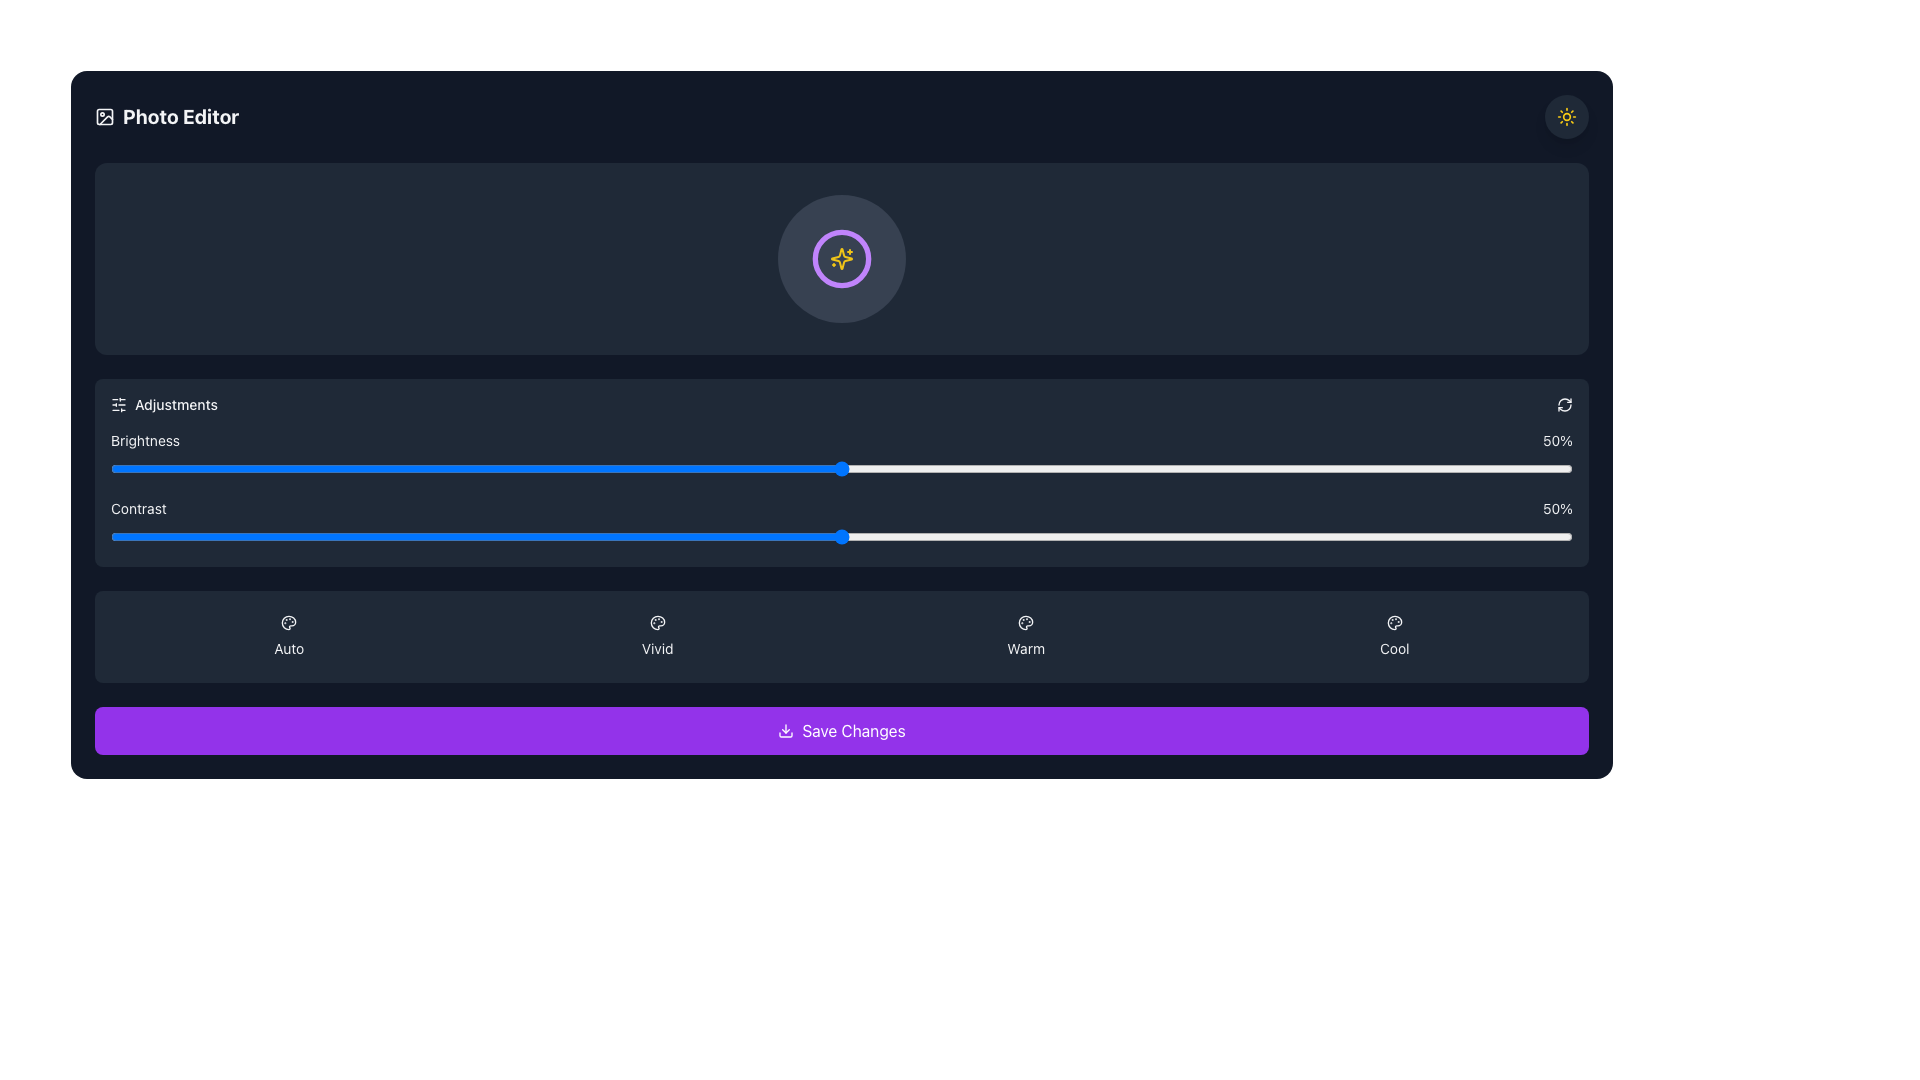 This screenshot has height=1080, width=1920. I want to click on the painter's palette icon button located in the bottom-right corner of the toolbar, so click(1393, 622).